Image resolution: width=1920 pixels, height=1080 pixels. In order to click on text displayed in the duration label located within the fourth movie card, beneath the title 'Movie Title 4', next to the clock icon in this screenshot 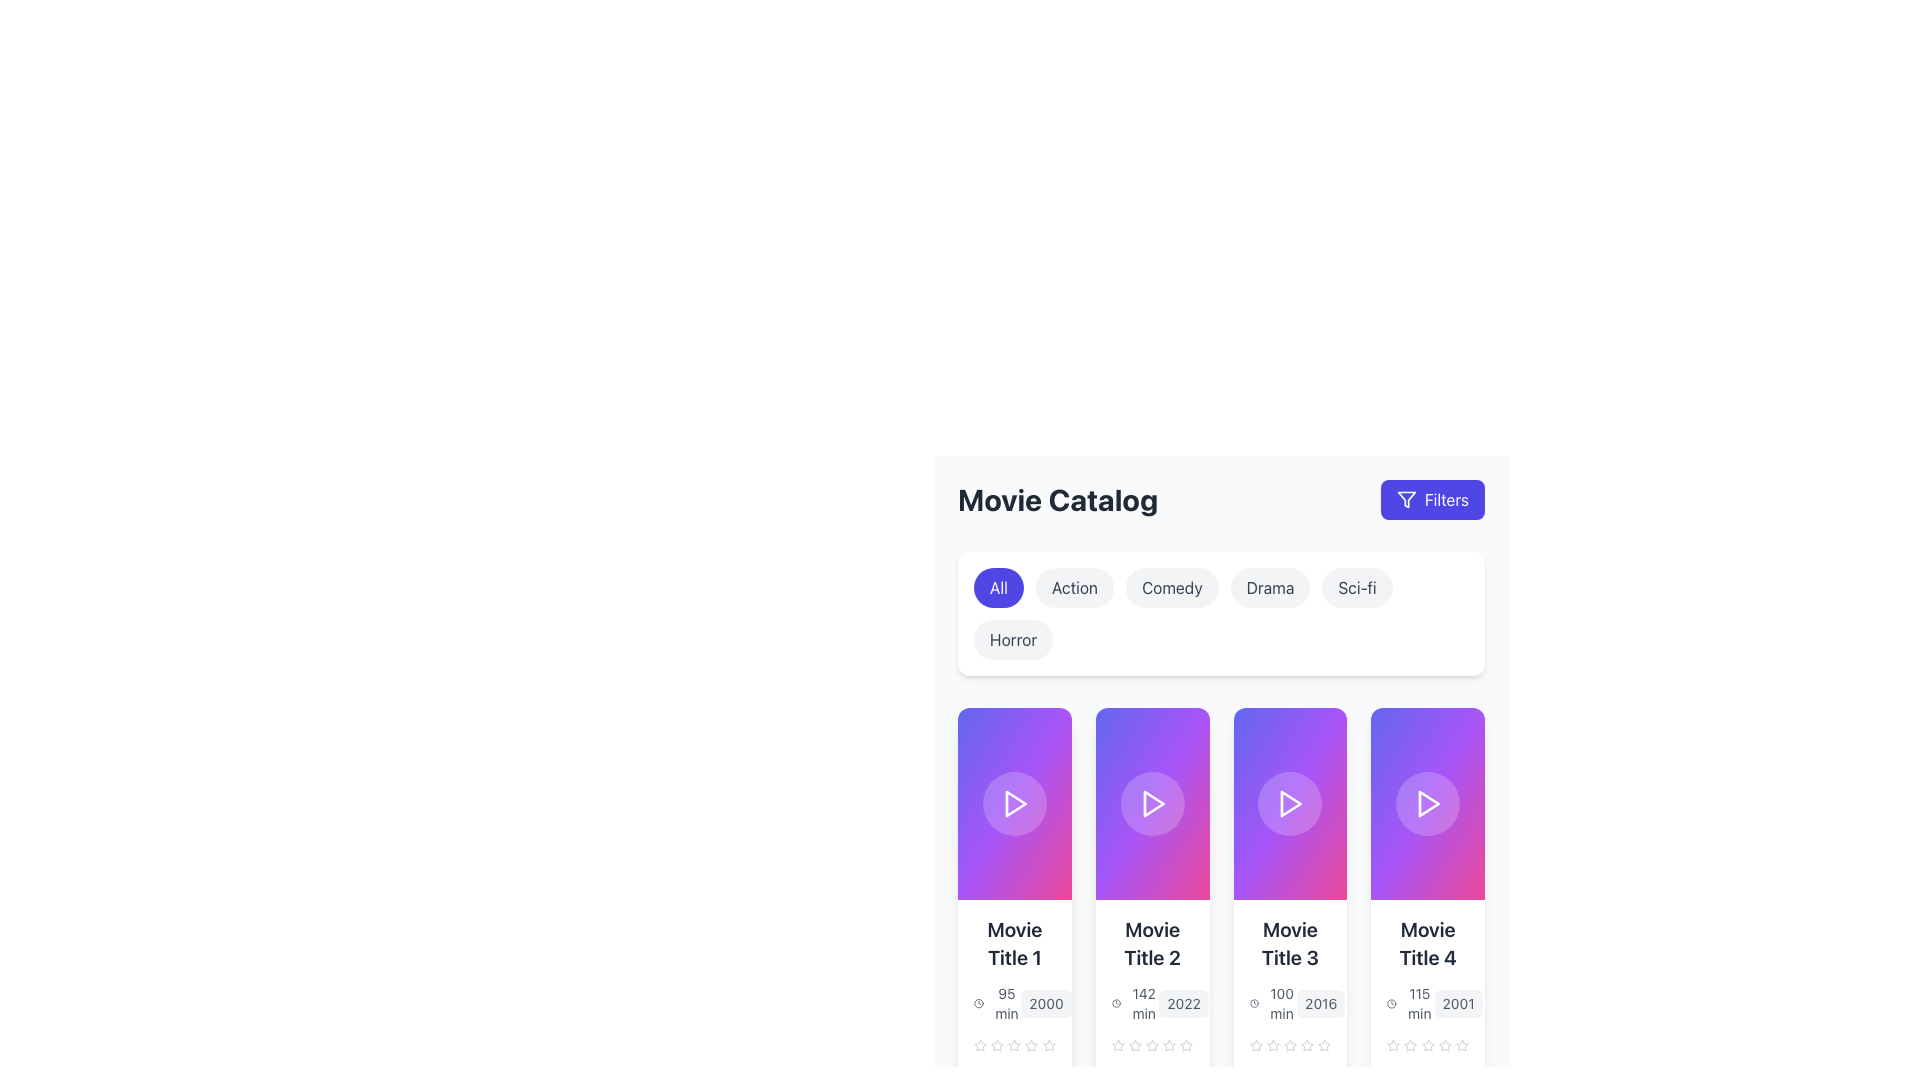, I will do `click(1418, 1003)`.